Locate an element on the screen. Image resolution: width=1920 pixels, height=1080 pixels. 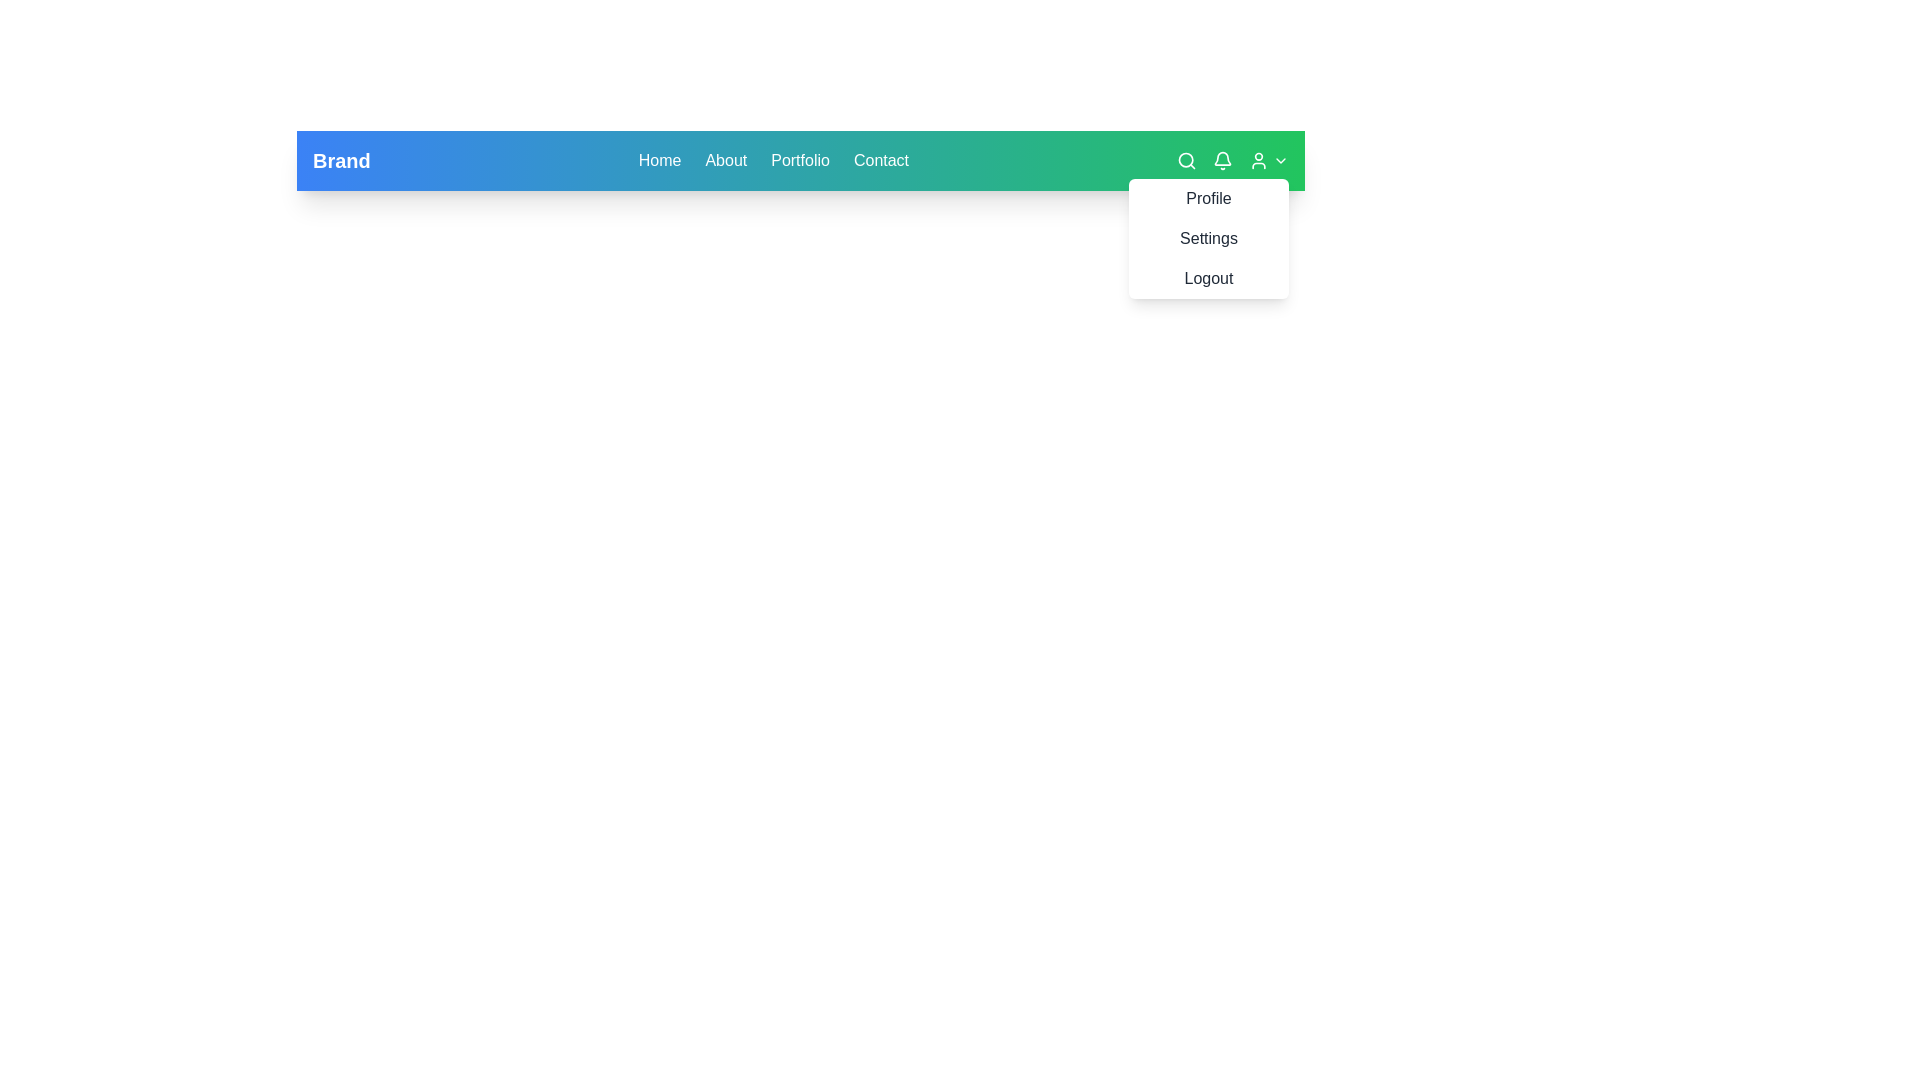
the 'Home' text link in the navigation menu is located at coordinates (660, 160).